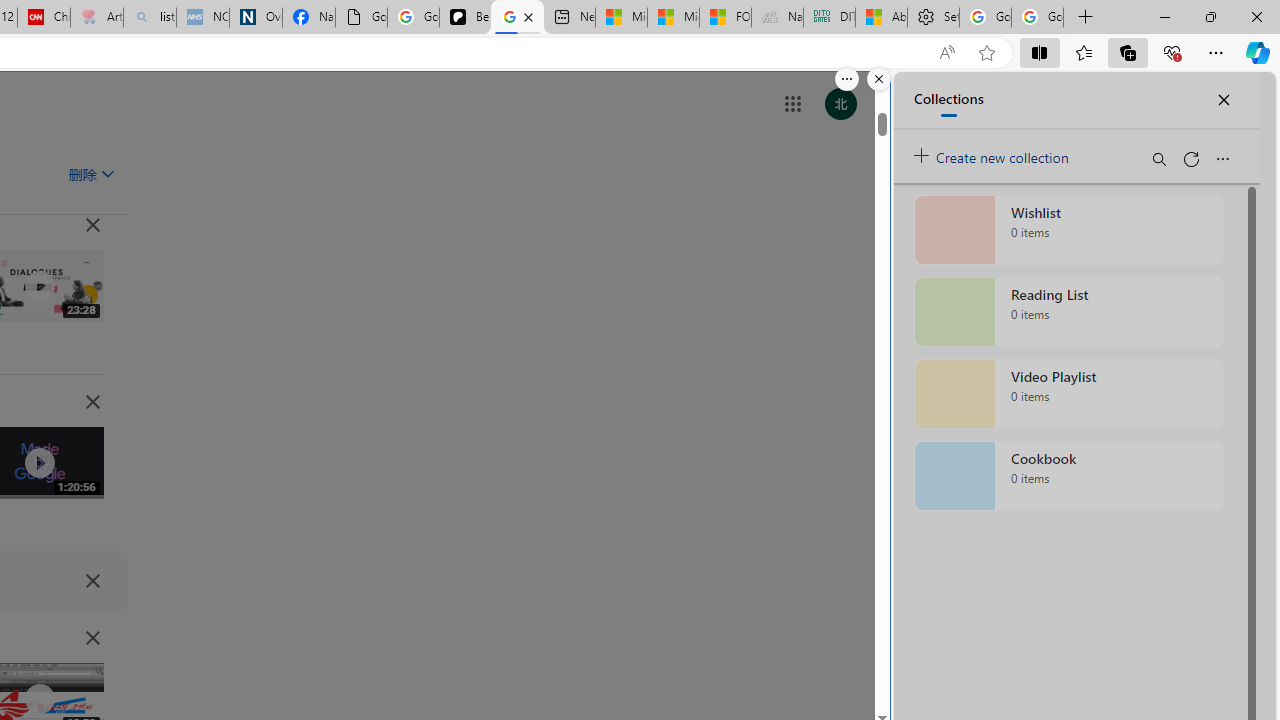 This screenshot has height=720, width=1280. Describe the element at coordinates (95, 17) in the screenshot. I see `'Arthritis: Ask Health Professionals - Sleeping'` at that location.